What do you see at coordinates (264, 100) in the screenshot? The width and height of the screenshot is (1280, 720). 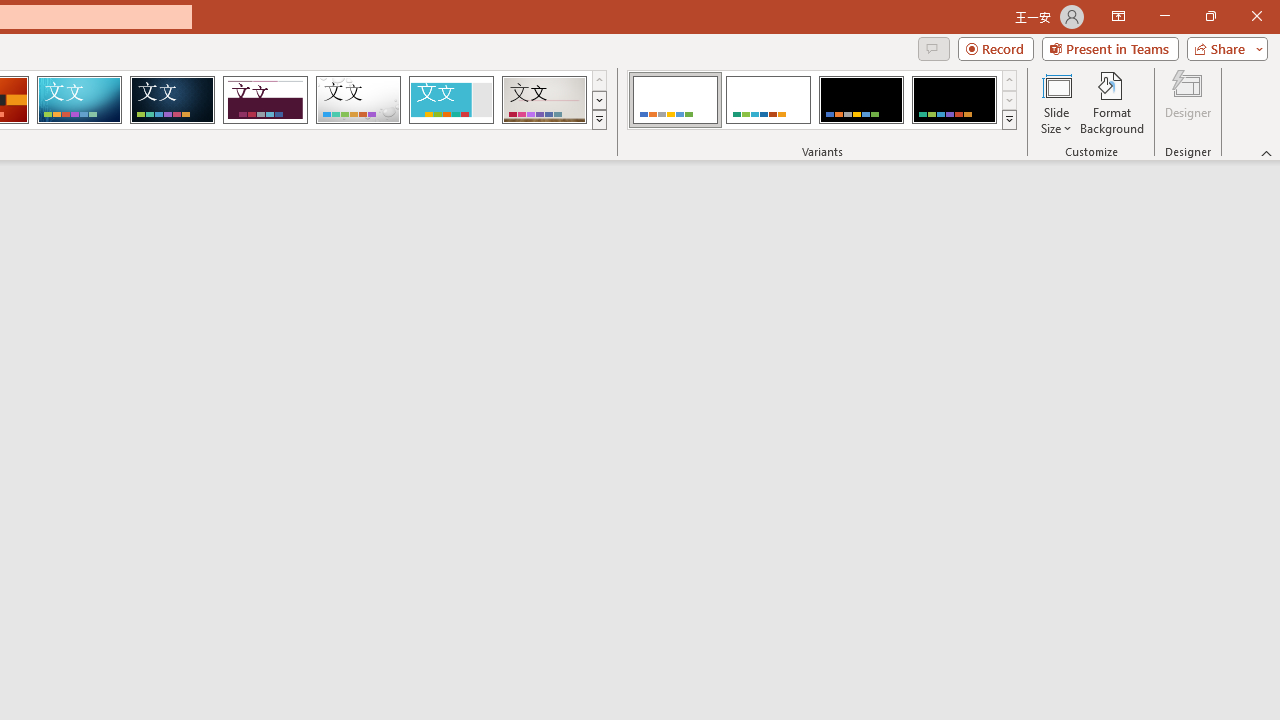 I see `'Dividend Loading Preview...'` at bounding box center [264, 100].